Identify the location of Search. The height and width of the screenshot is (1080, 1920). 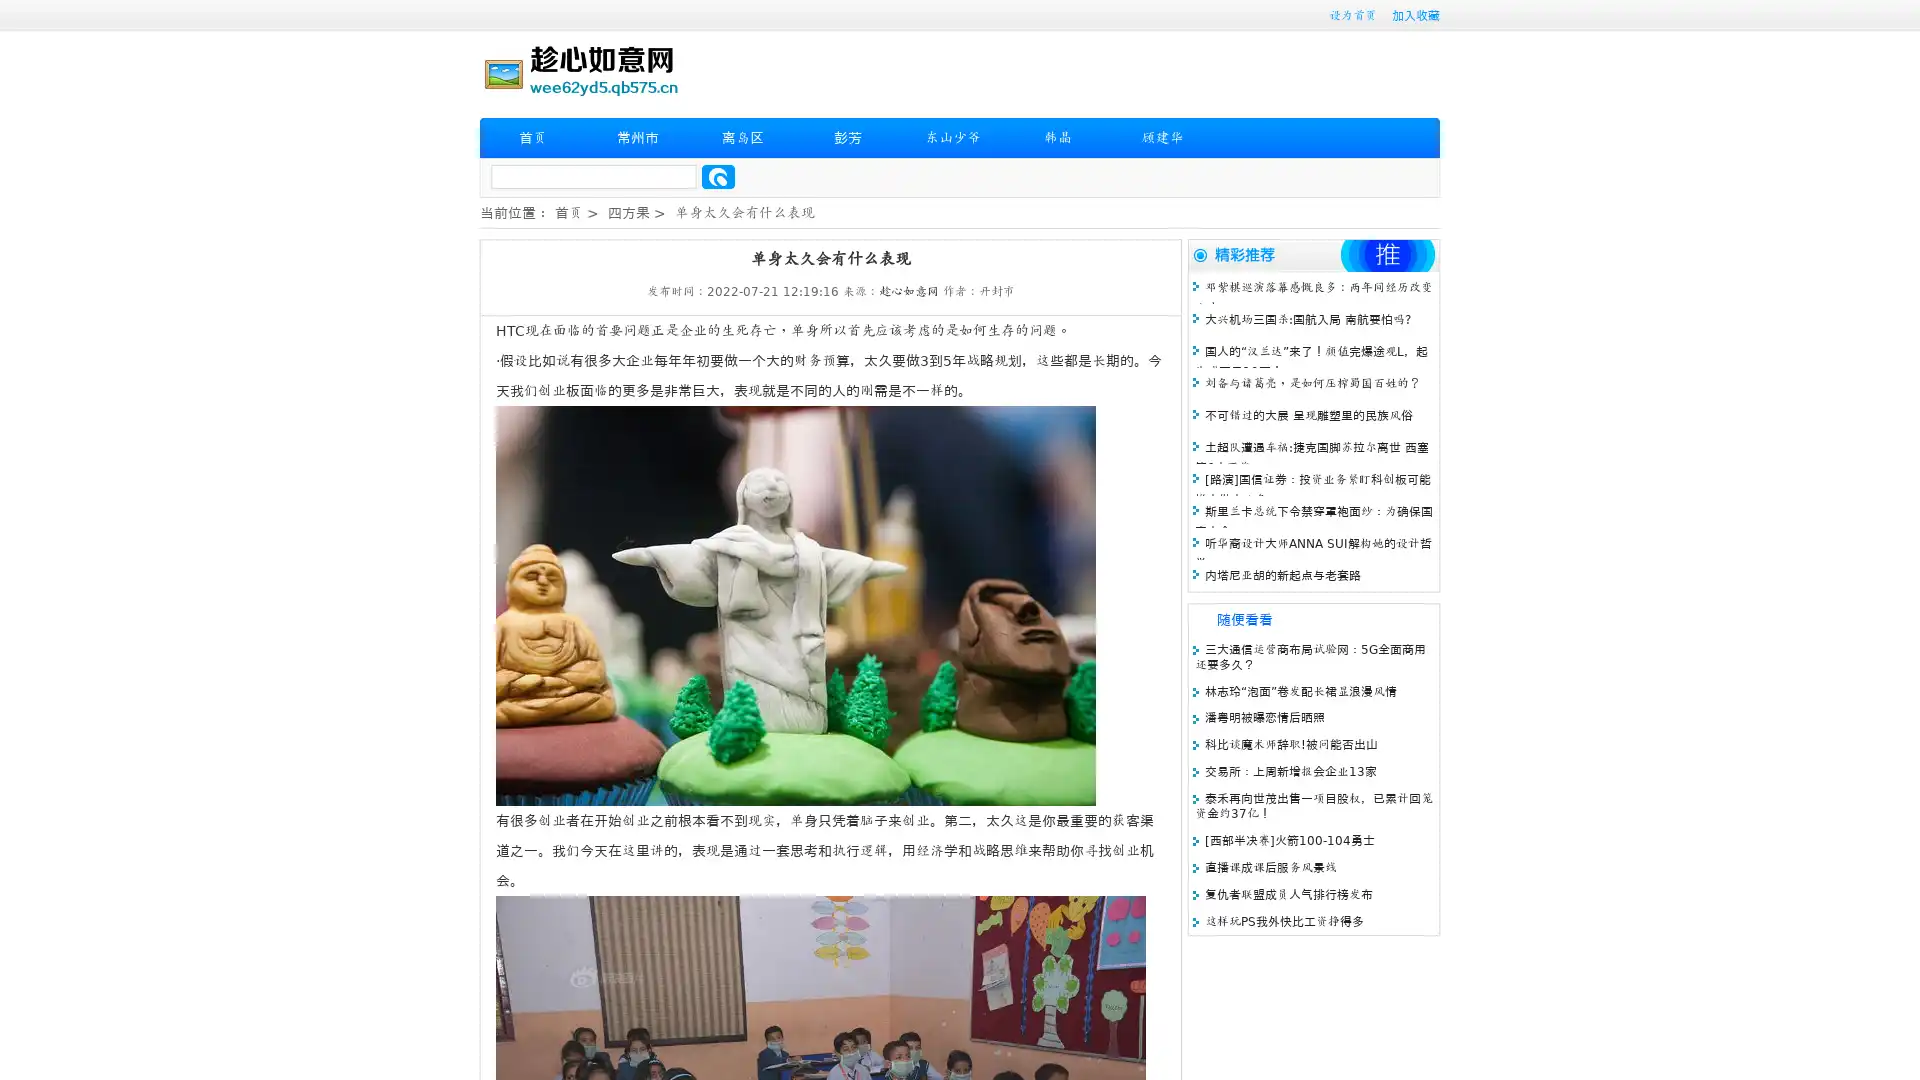
(718, 176).